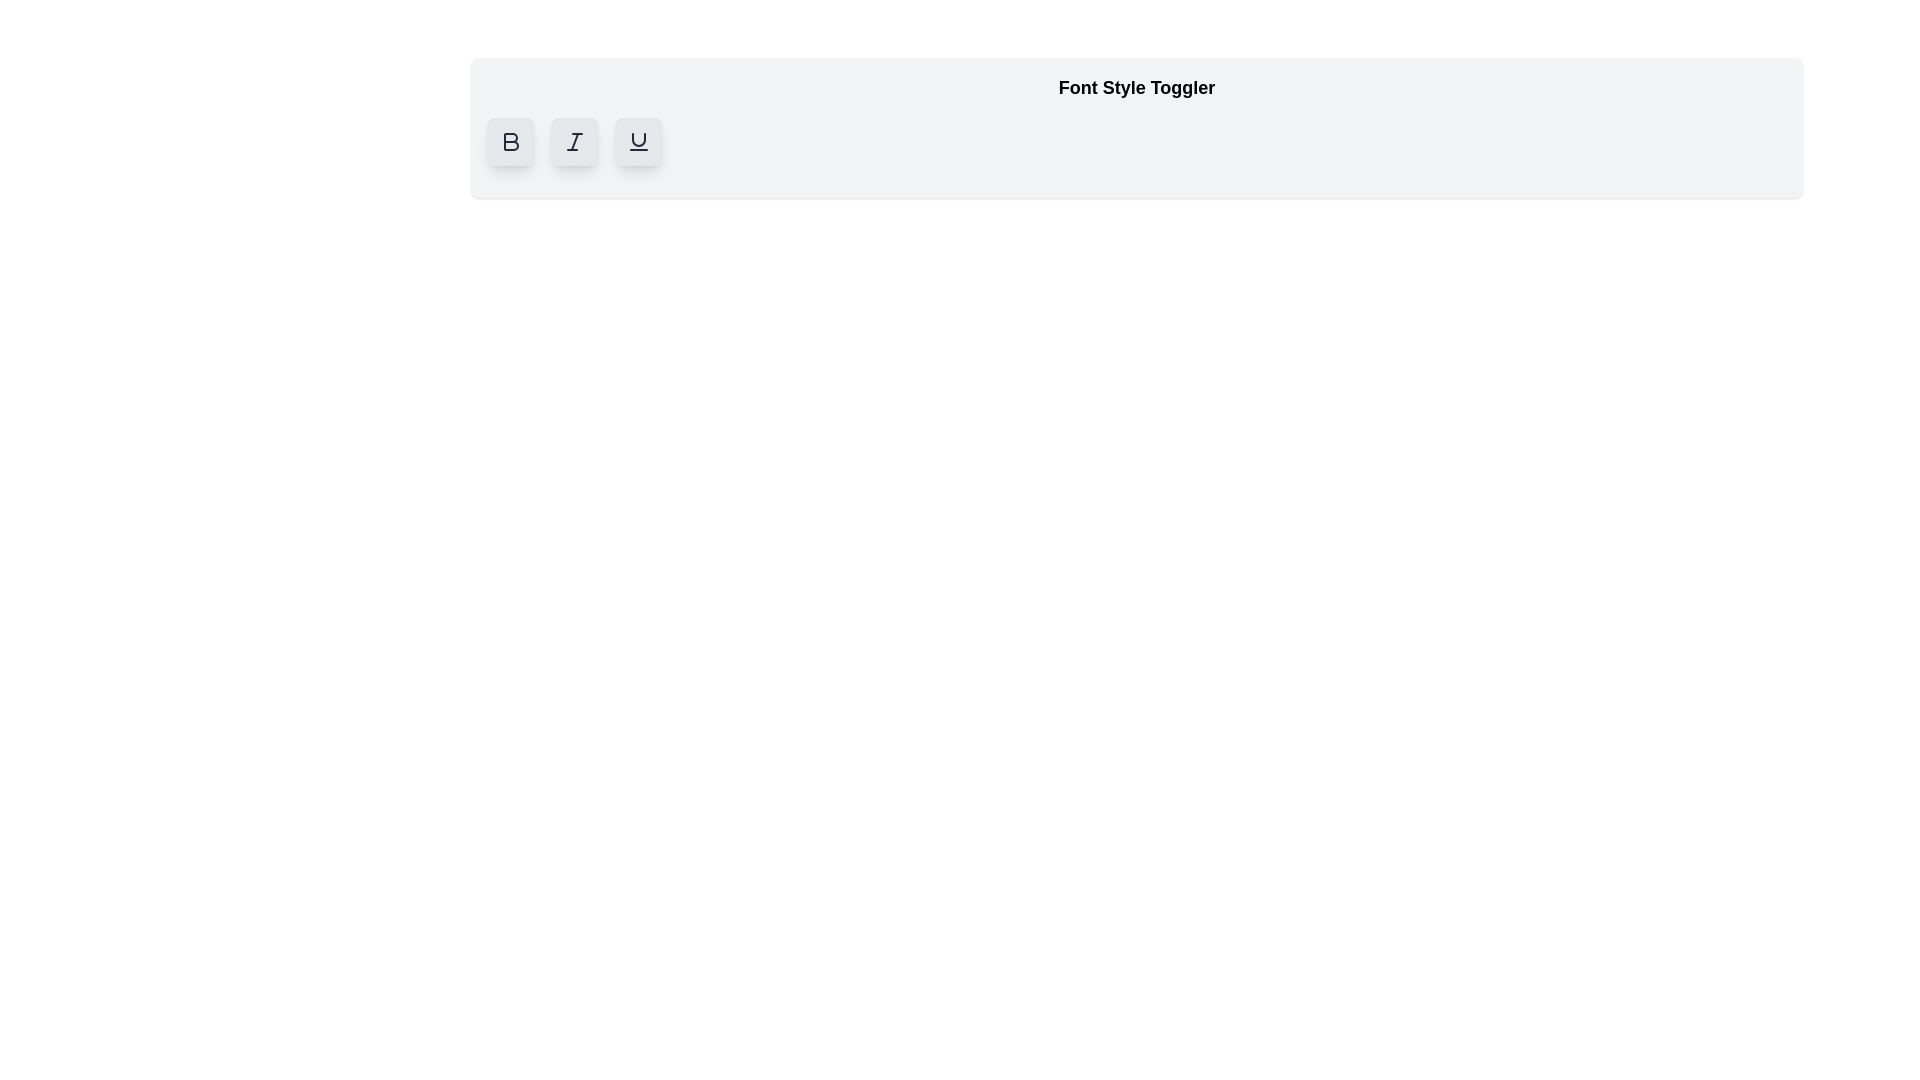 The height and width of the screenshot is (1080, 1920). Describe the element at coordinates (637, 141) in the screenshot. I see `the button with an underline icon, which is the third button in a horizontal group of text style toggle buttons` at that location.